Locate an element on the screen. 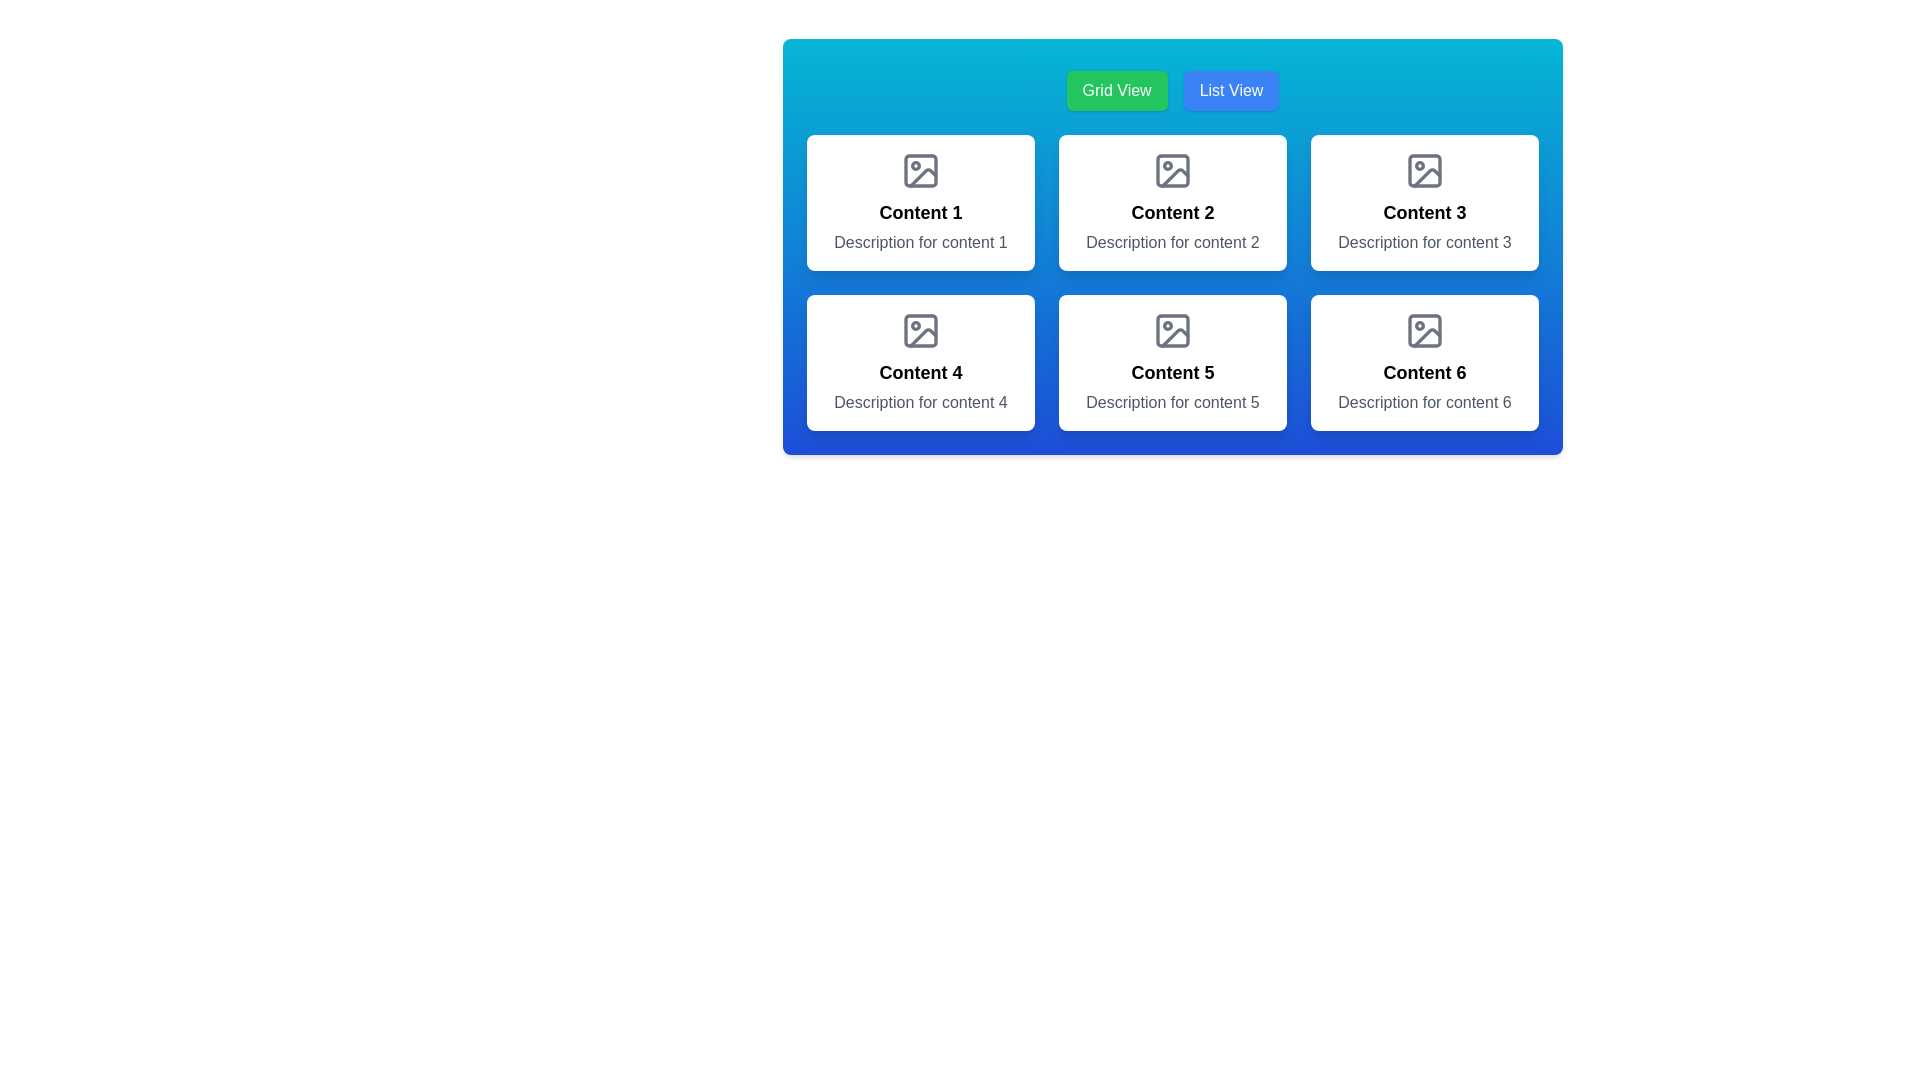 Image resolution: width=1920 pixels, height=1080 pixels. the text label 'Content 6', which is a bold and large-sized heading is located at coordinates (1424, 373).